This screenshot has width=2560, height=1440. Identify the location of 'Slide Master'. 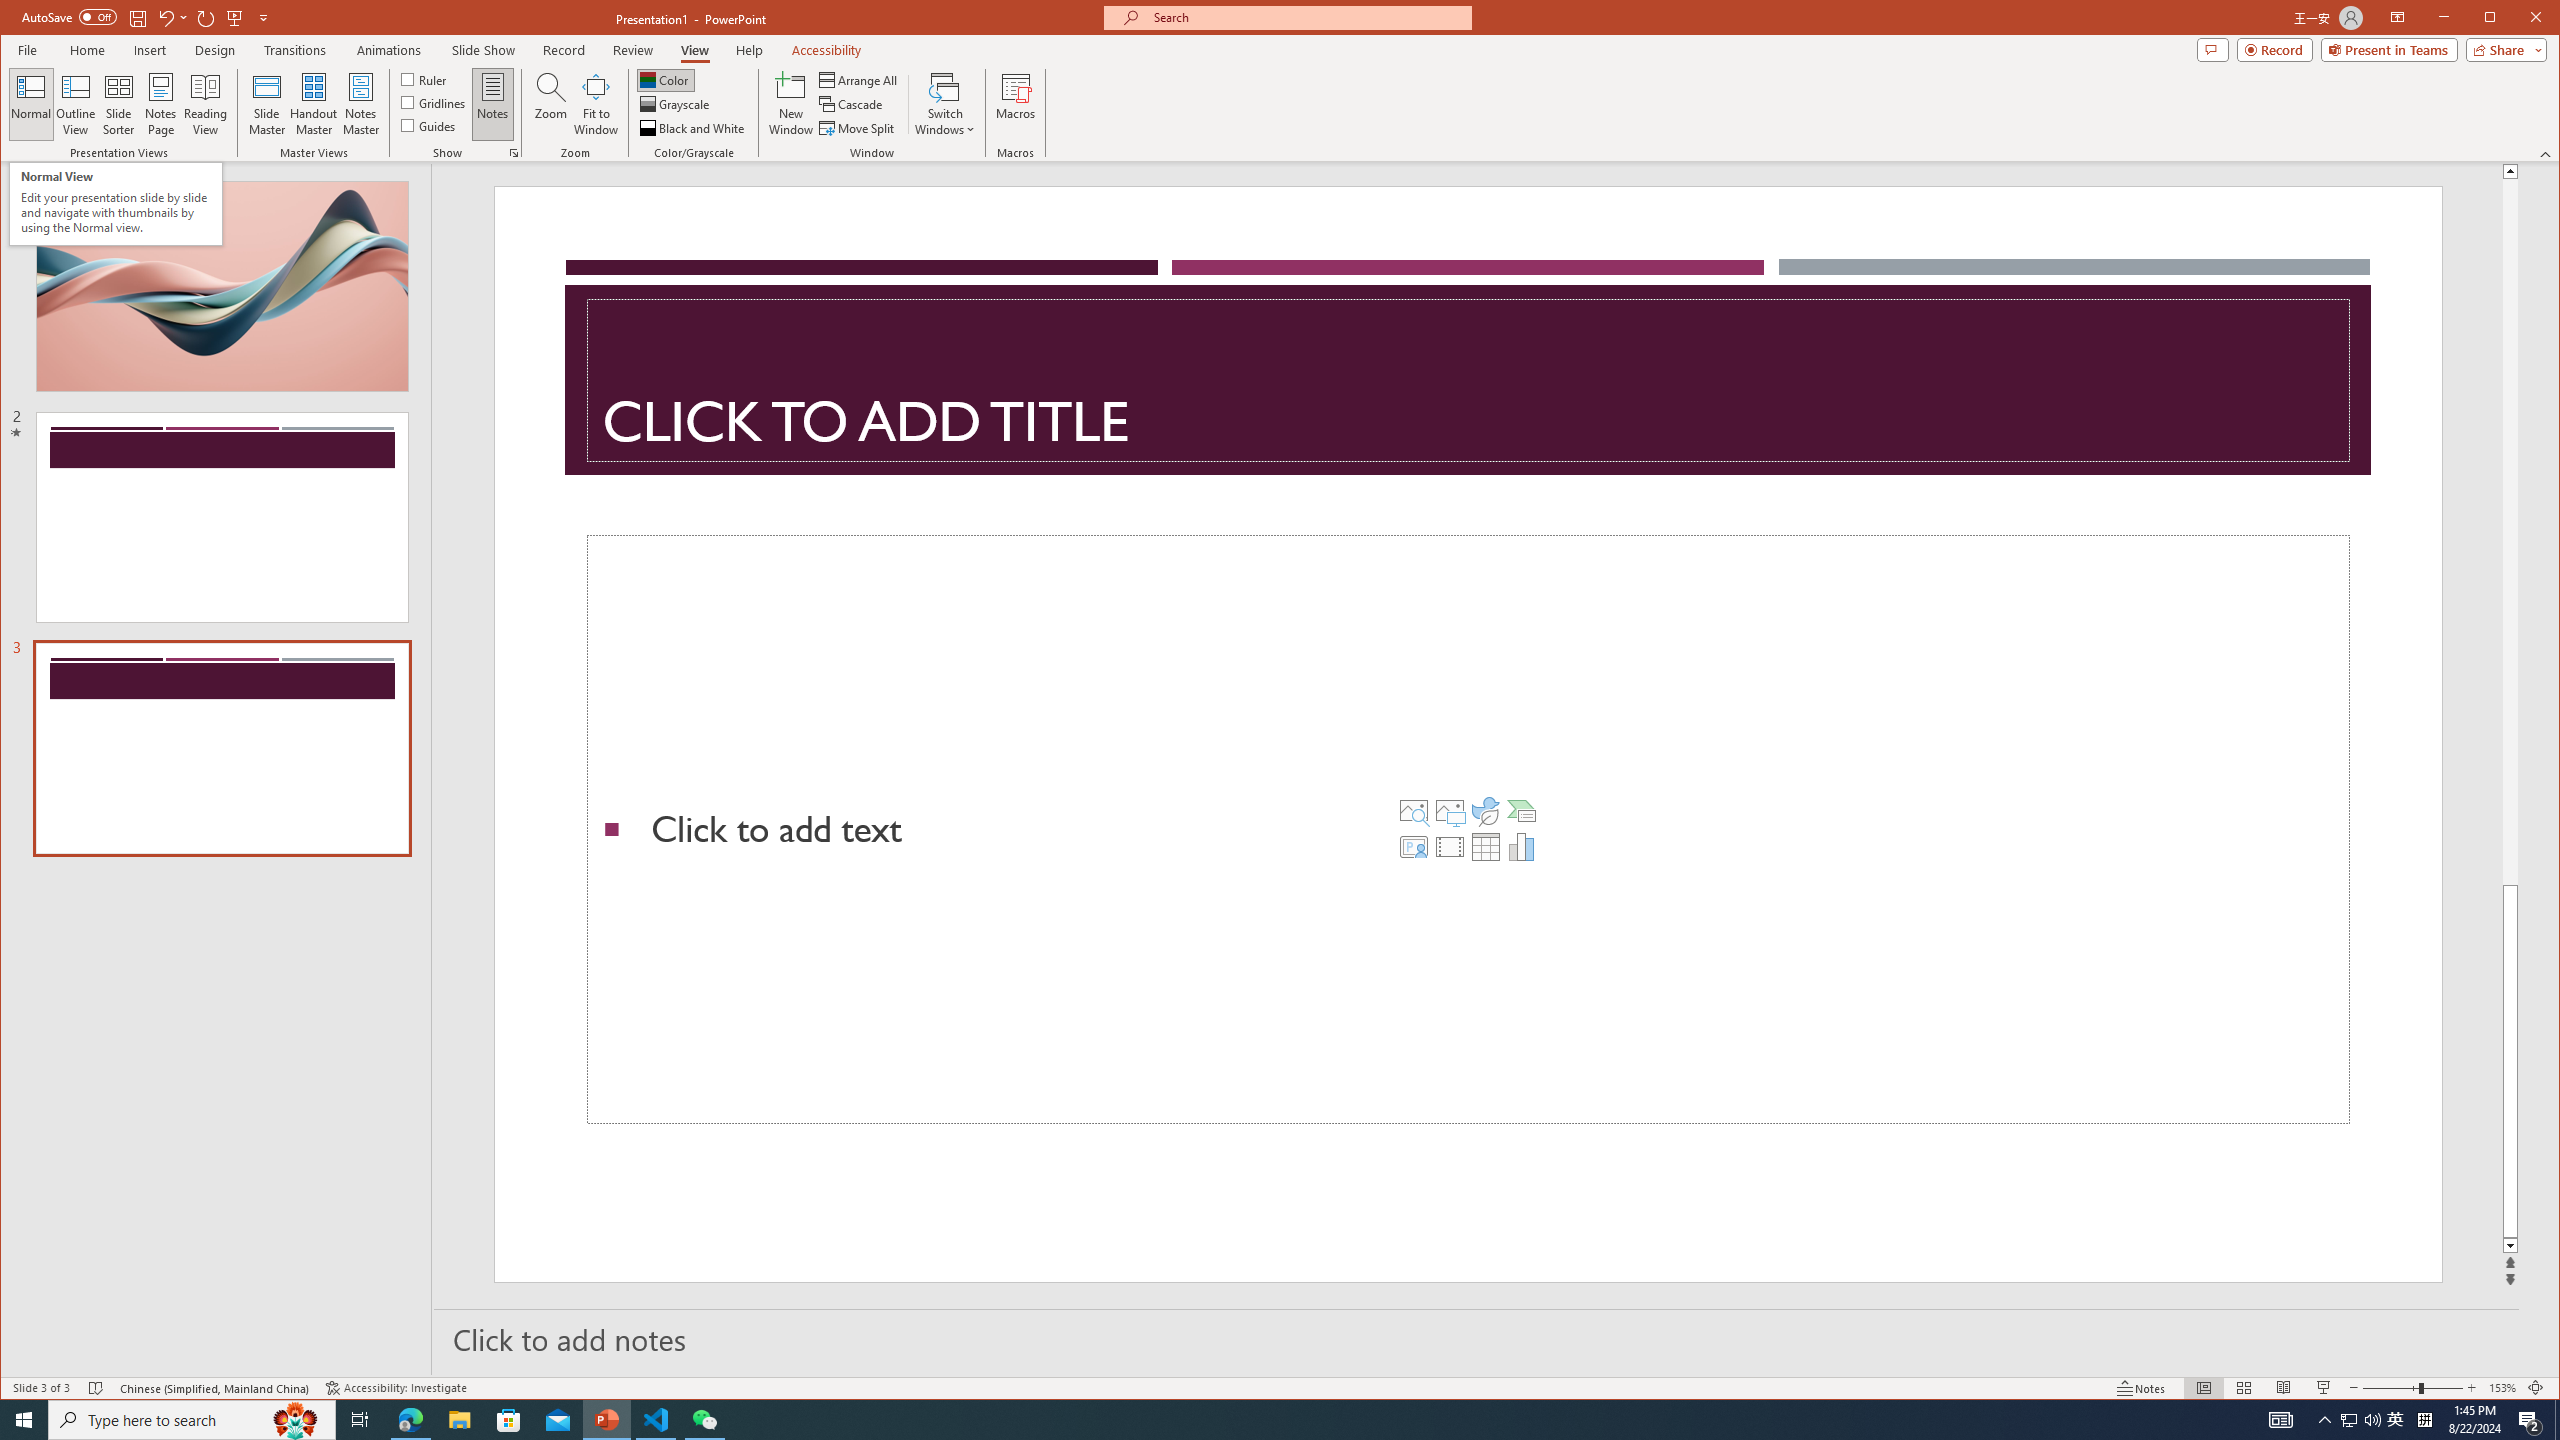
(265, 103).